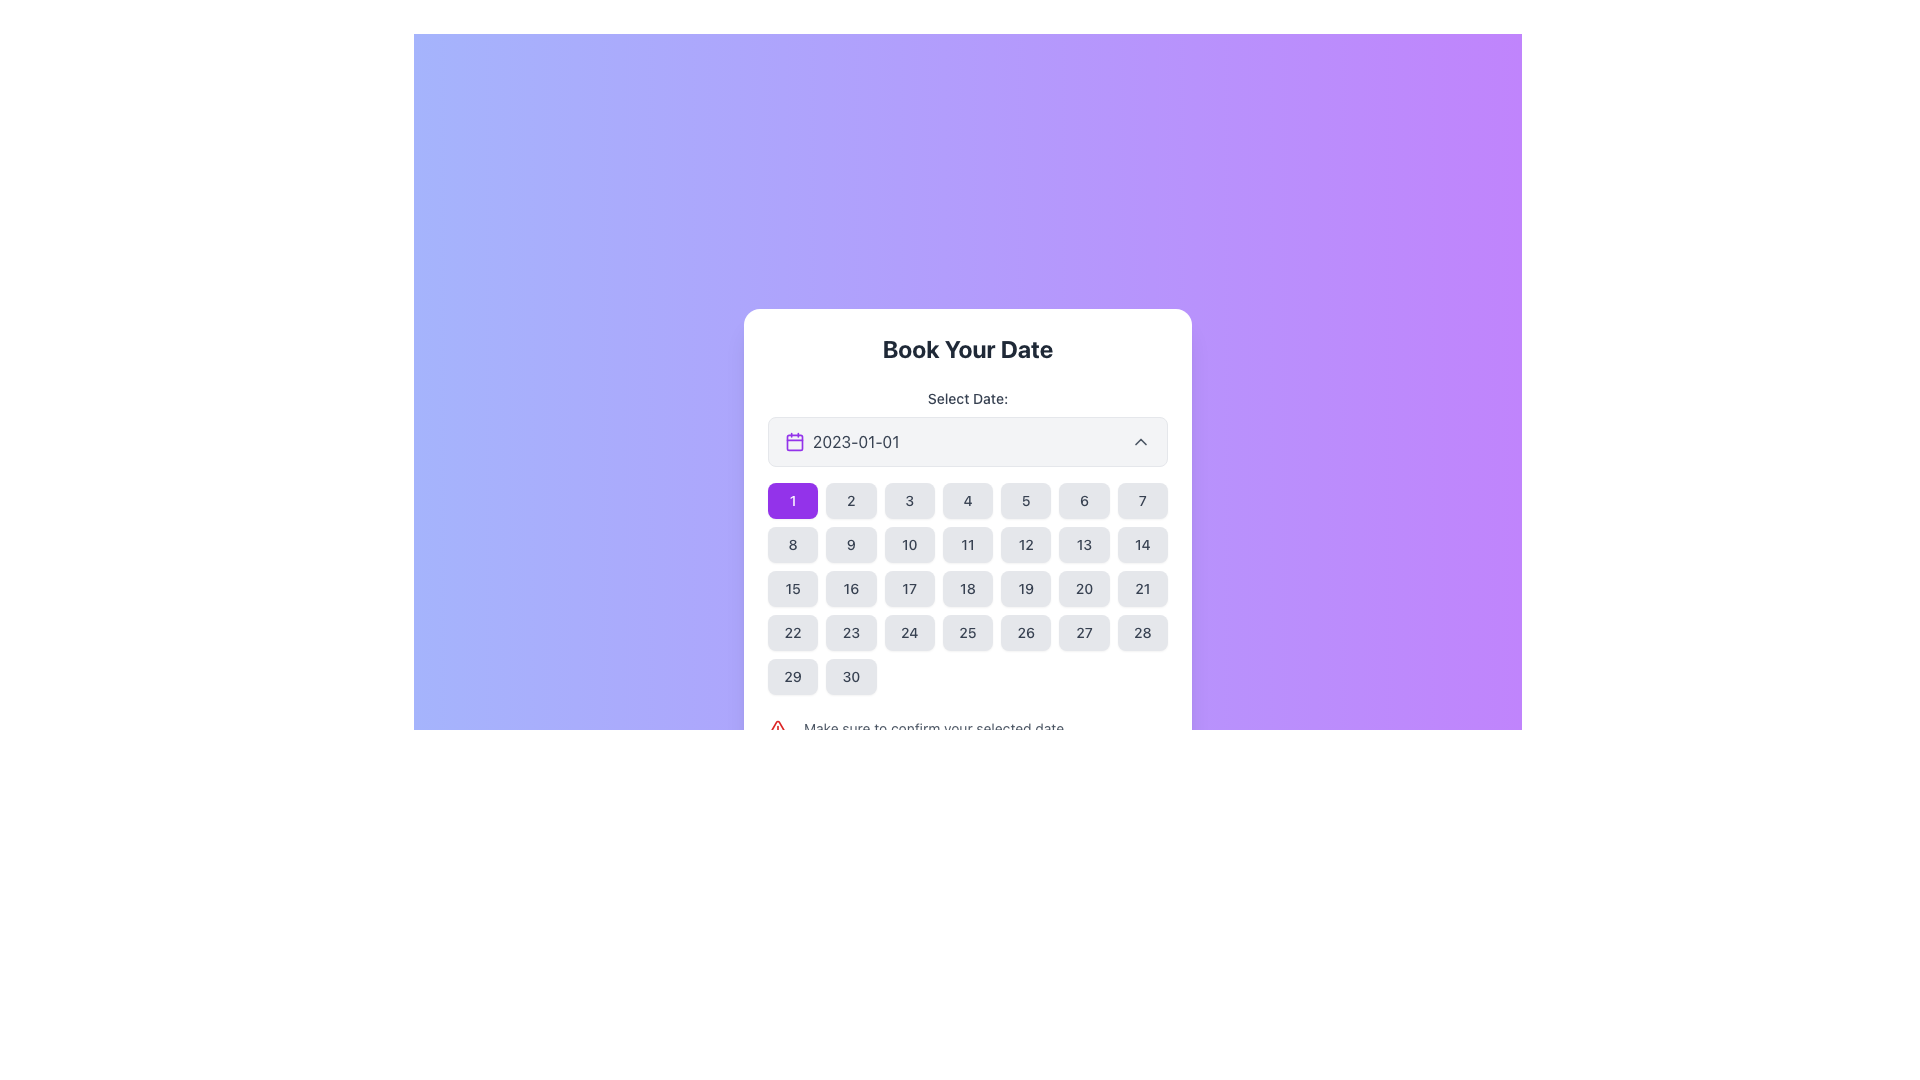 The width and height of the screenshot is (1920, 1080). What do you see at coordinates (1142, 632) in the screenshot?
I see `the selectable date option button for the date '28' in the calendar interface located in the sixth row and seventh column of the grid` at bounding box center [1142, 632].